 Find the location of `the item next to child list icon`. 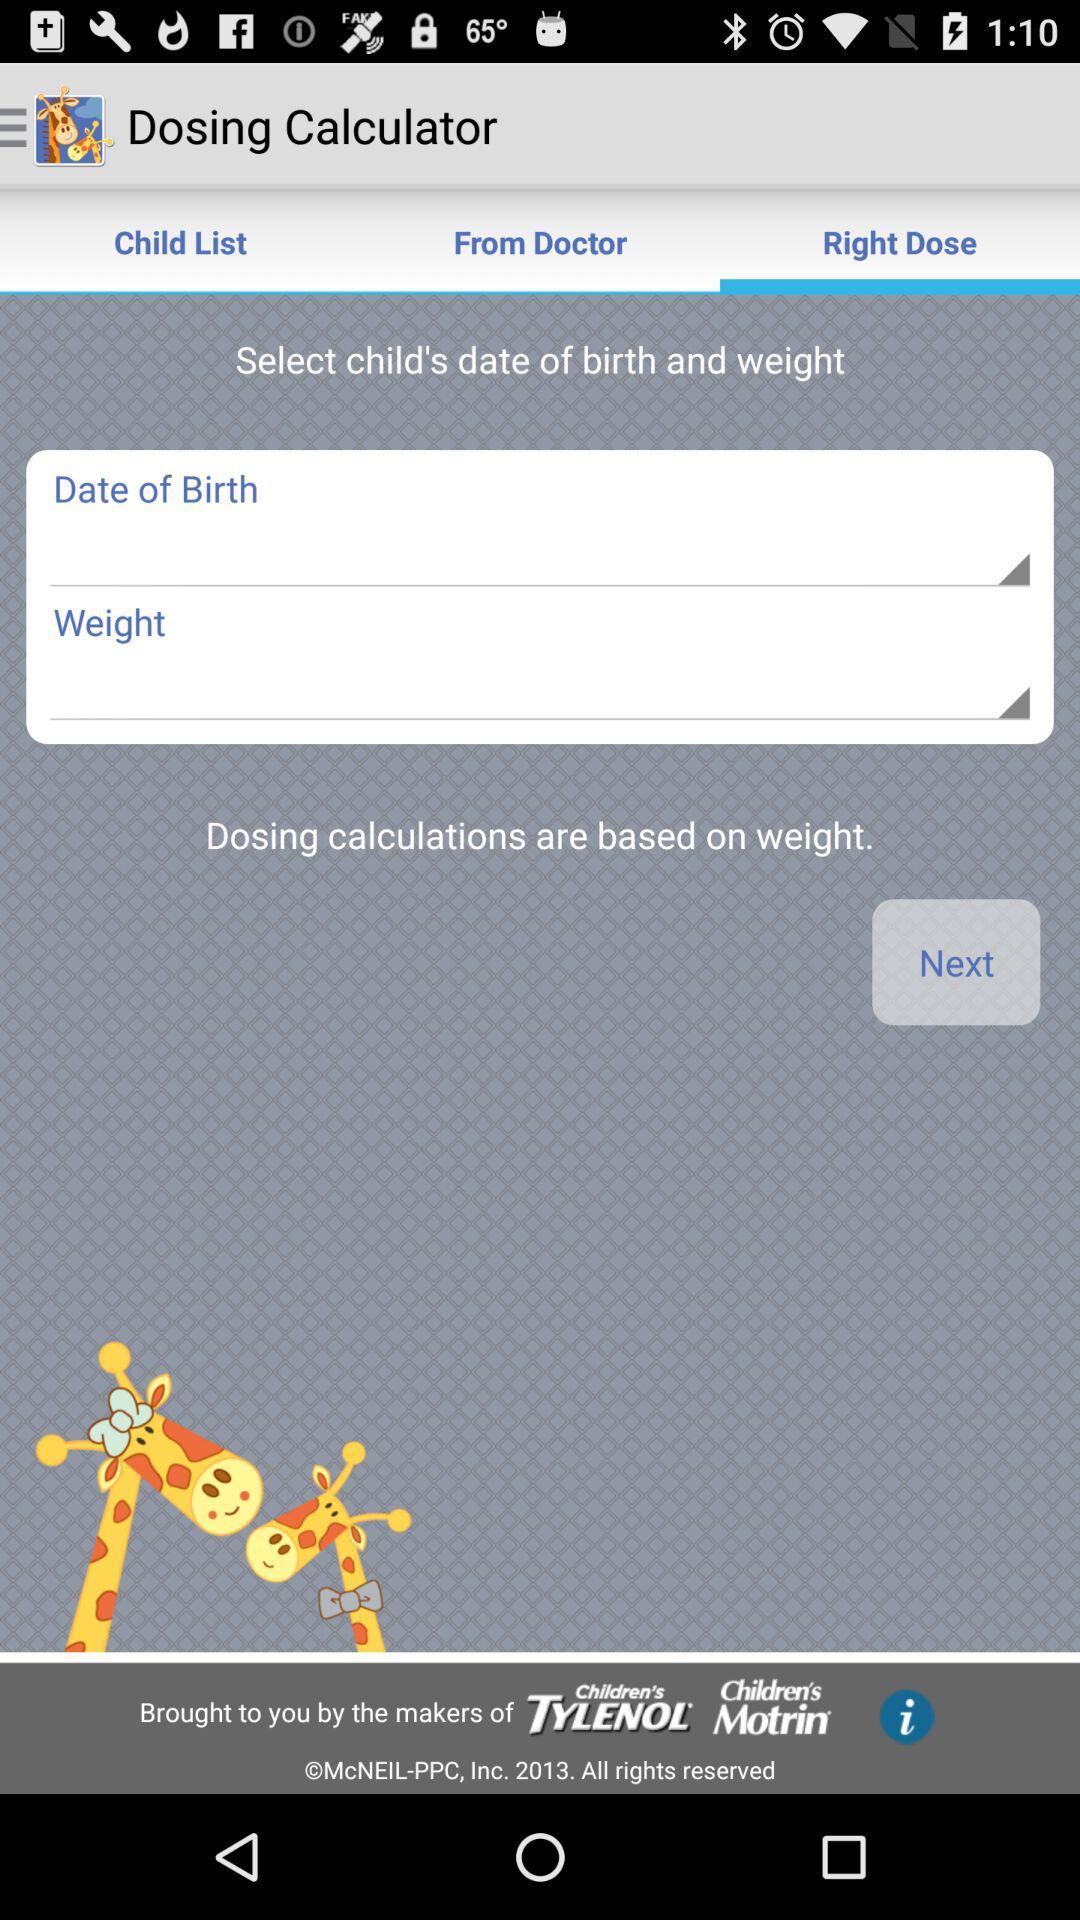

the item next to child list icon is located at coordinates (540, 240).